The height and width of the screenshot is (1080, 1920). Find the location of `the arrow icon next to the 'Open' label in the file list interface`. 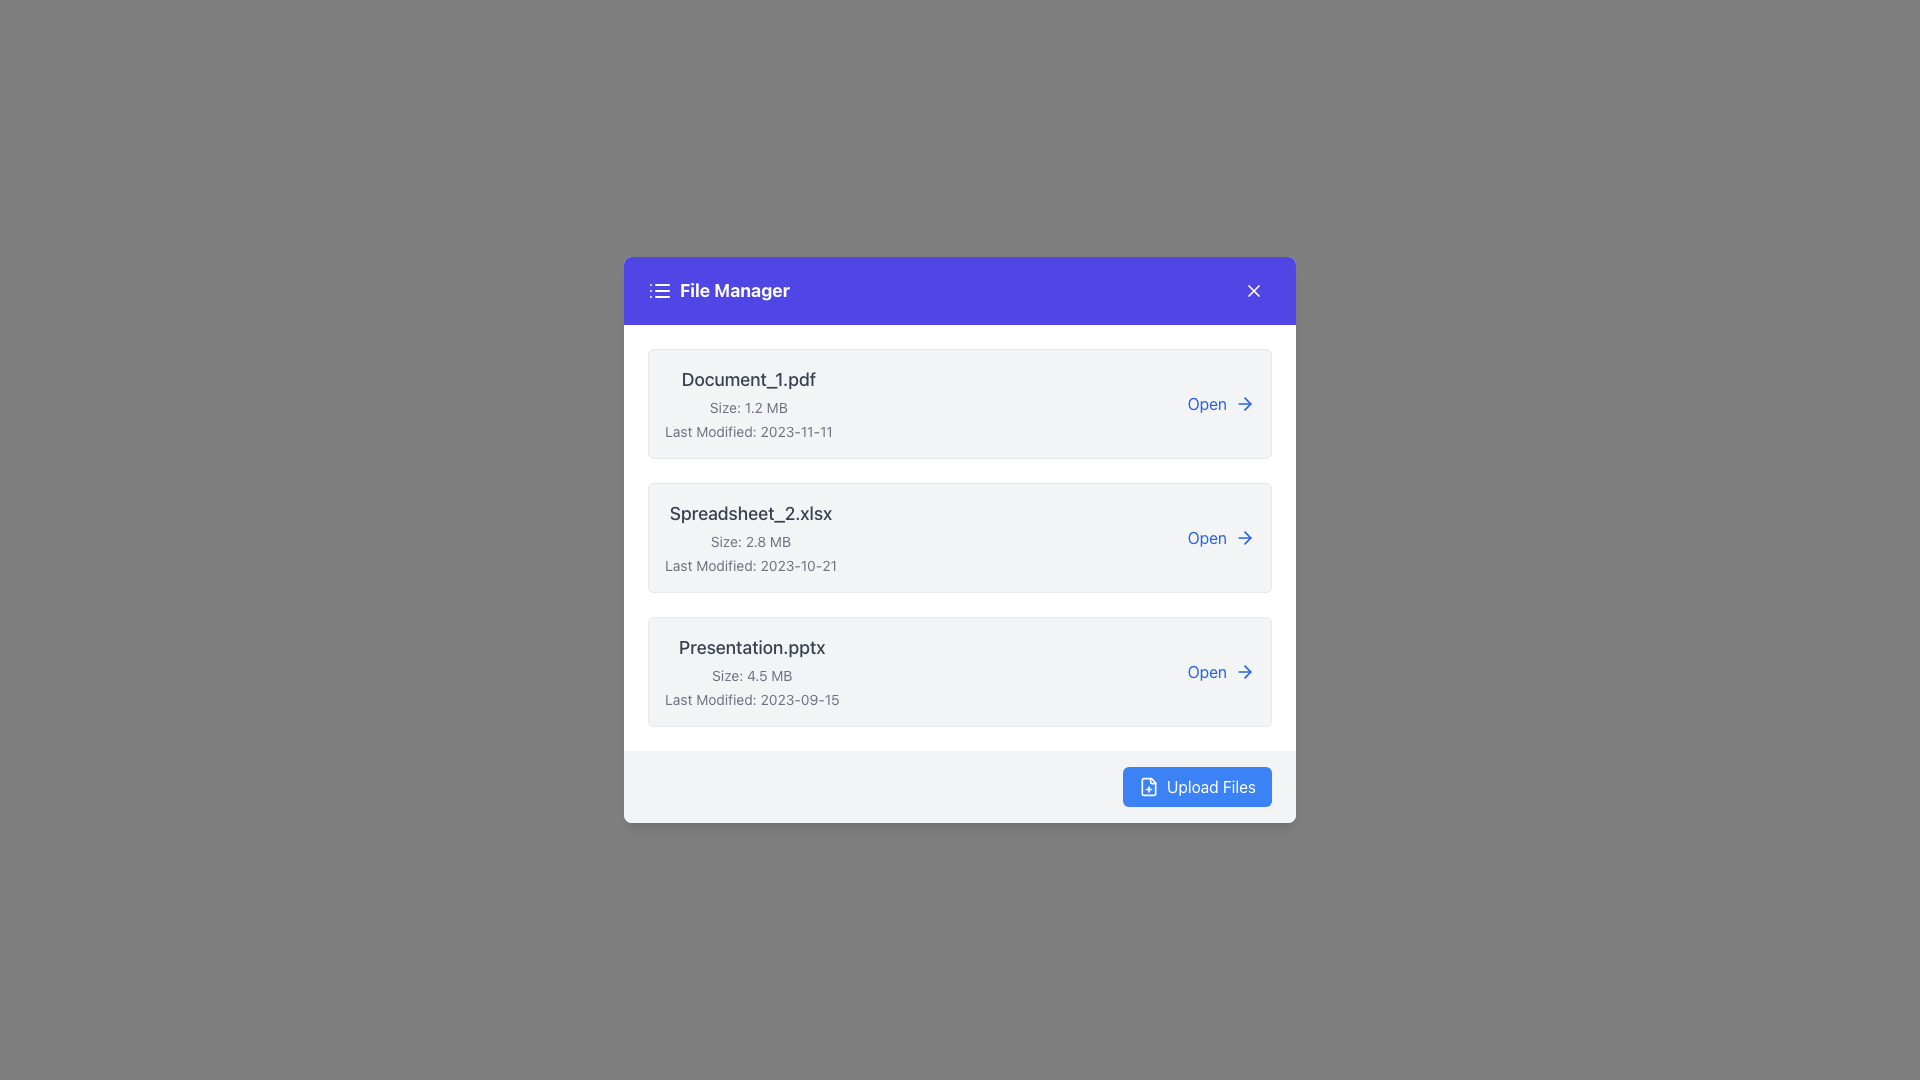

the arrow icon next to the 'Open' label in the file list interface is located at coordinates (1243, 536).